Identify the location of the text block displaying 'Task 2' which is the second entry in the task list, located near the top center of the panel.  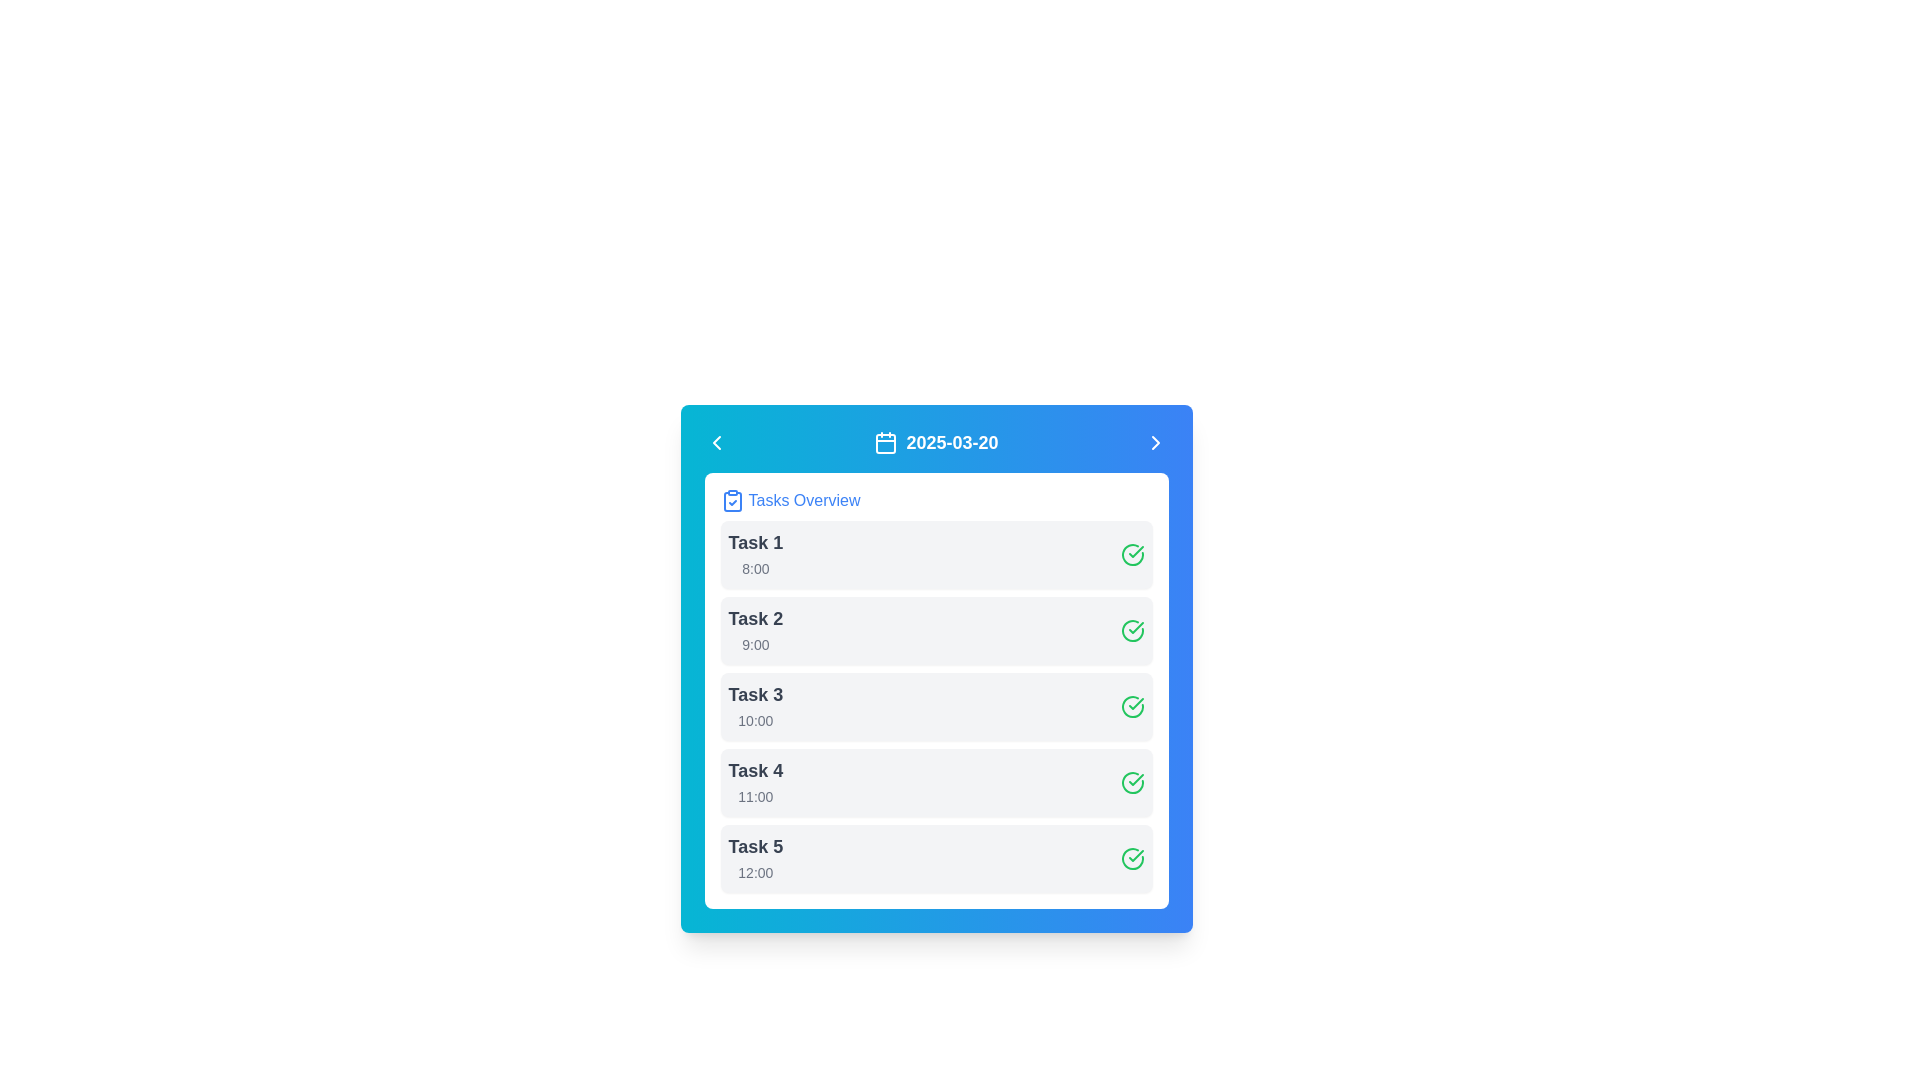
(754, 631).